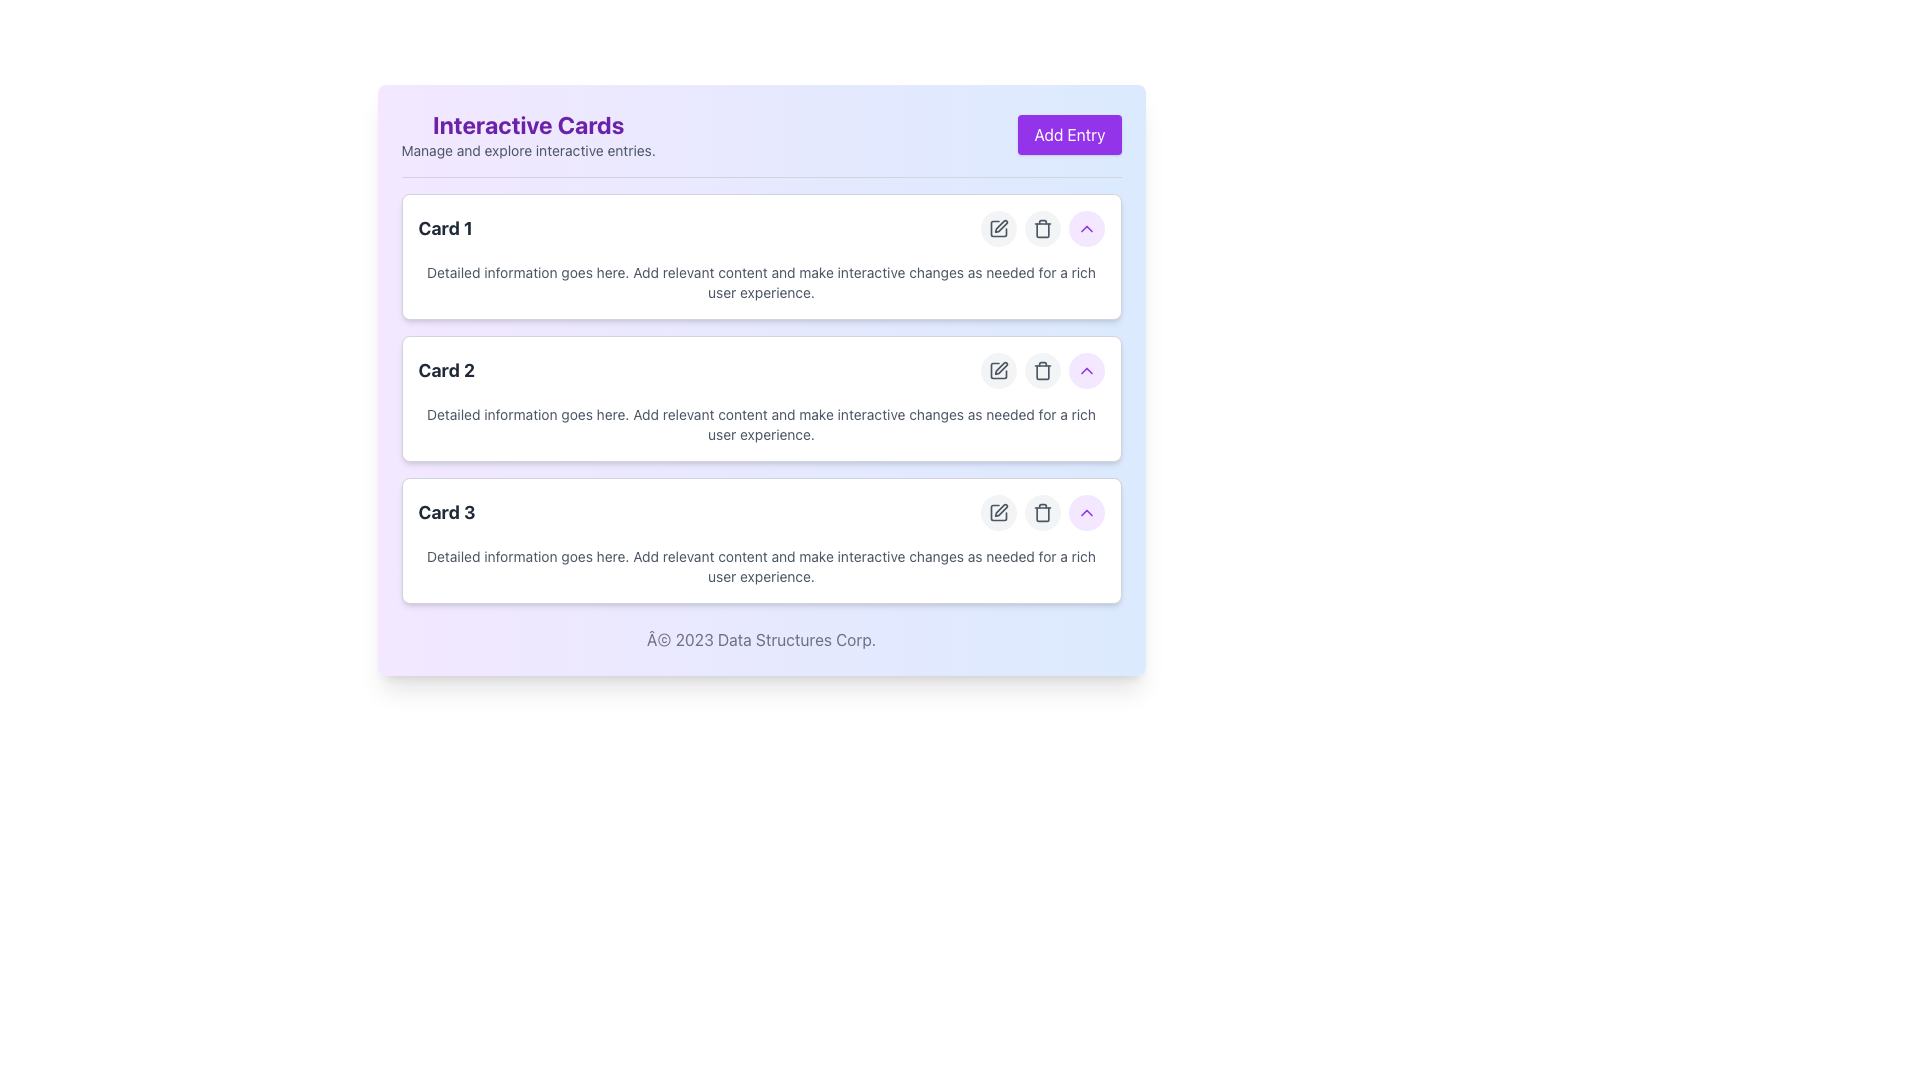 This screenshot has height=1080, width=1920. Describe the element at coordinates (998, 227) in the screenshot. I see `the edit button for 'Card 1', which is the first button in the row of action buttons located to the right of the card entry` at that location.